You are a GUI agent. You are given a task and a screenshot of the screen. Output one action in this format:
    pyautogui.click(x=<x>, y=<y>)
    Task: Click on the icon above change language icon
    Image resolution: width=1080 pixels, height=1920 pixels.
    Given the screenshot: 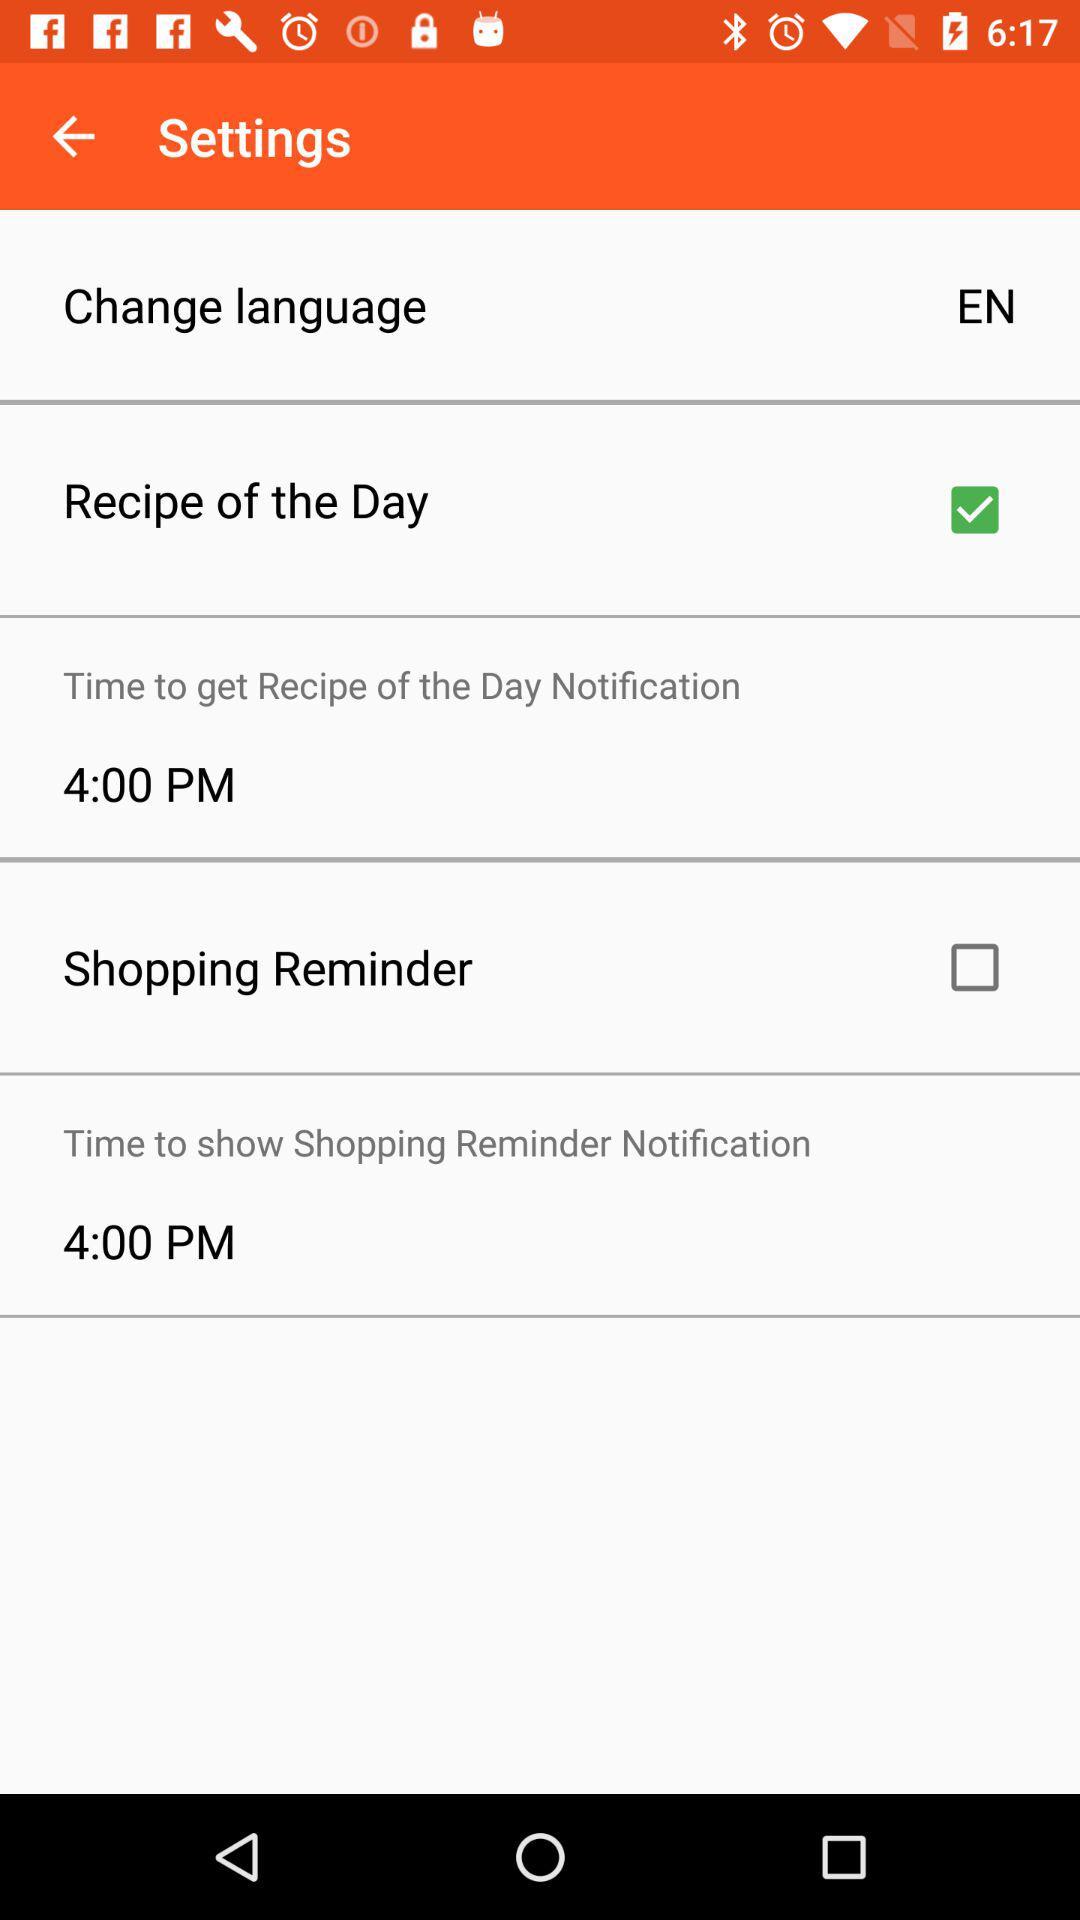 What is the action you would take?
    pyautogui.click(x=72, y=135)
    